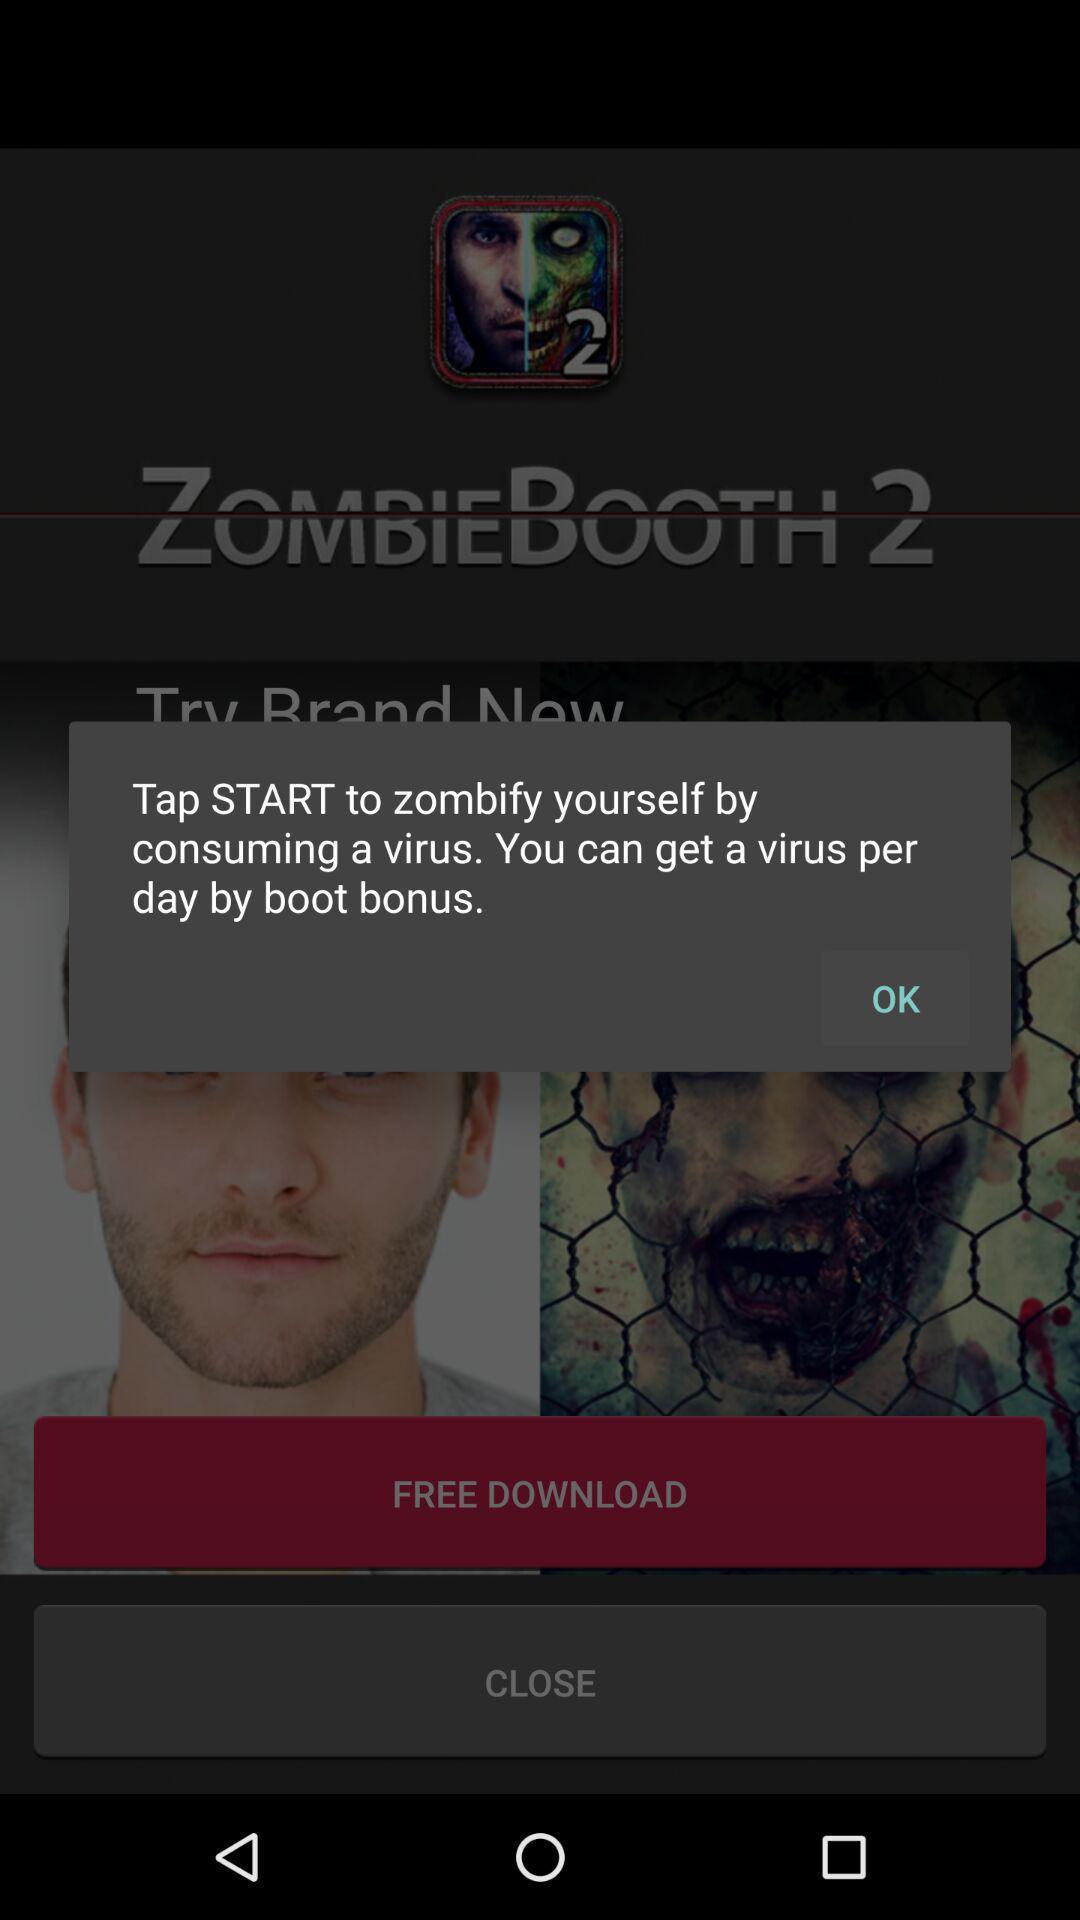 The width and height of the screenshot is (1080, 1920). Describe the element at coordinates (1034, 1586) in the screenshot. I see `the star icon` at that location.